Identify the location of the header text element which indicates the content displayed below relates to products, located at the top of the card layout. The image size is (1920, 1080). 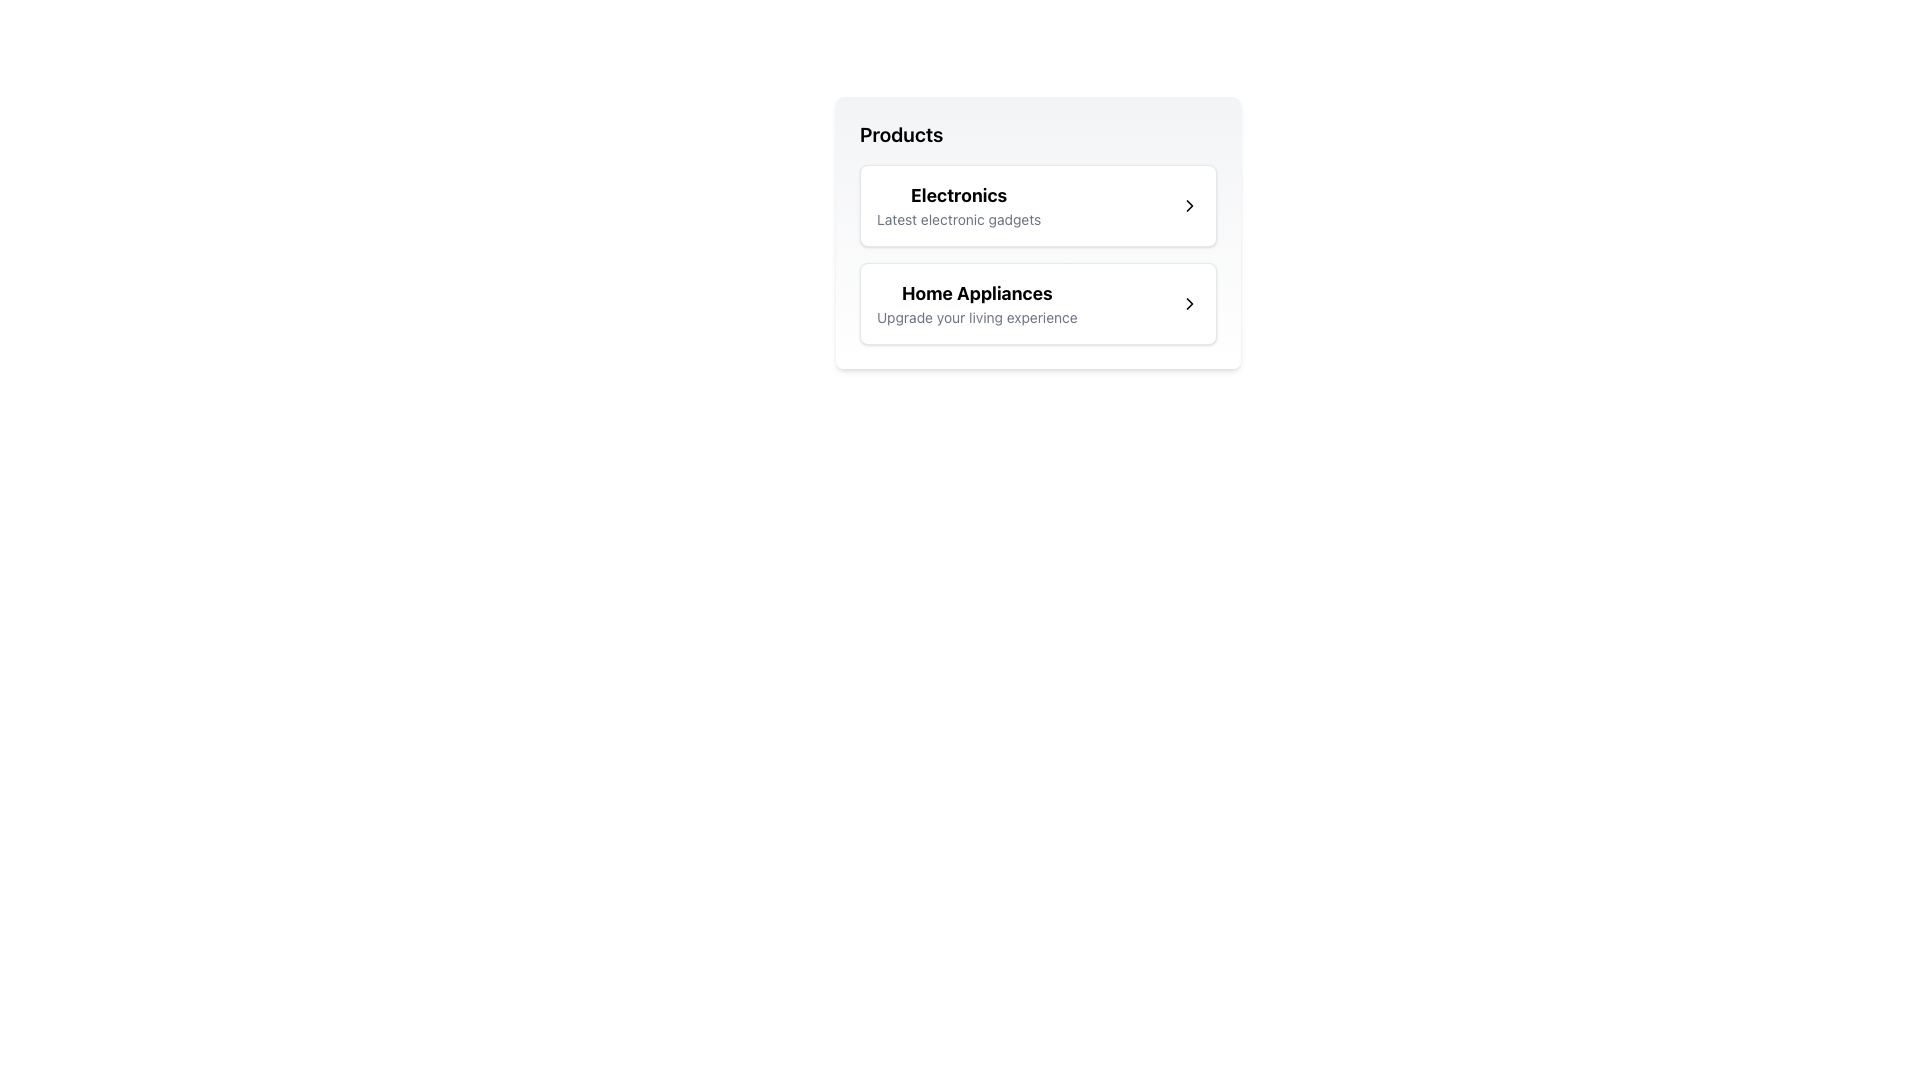
(900, 135).